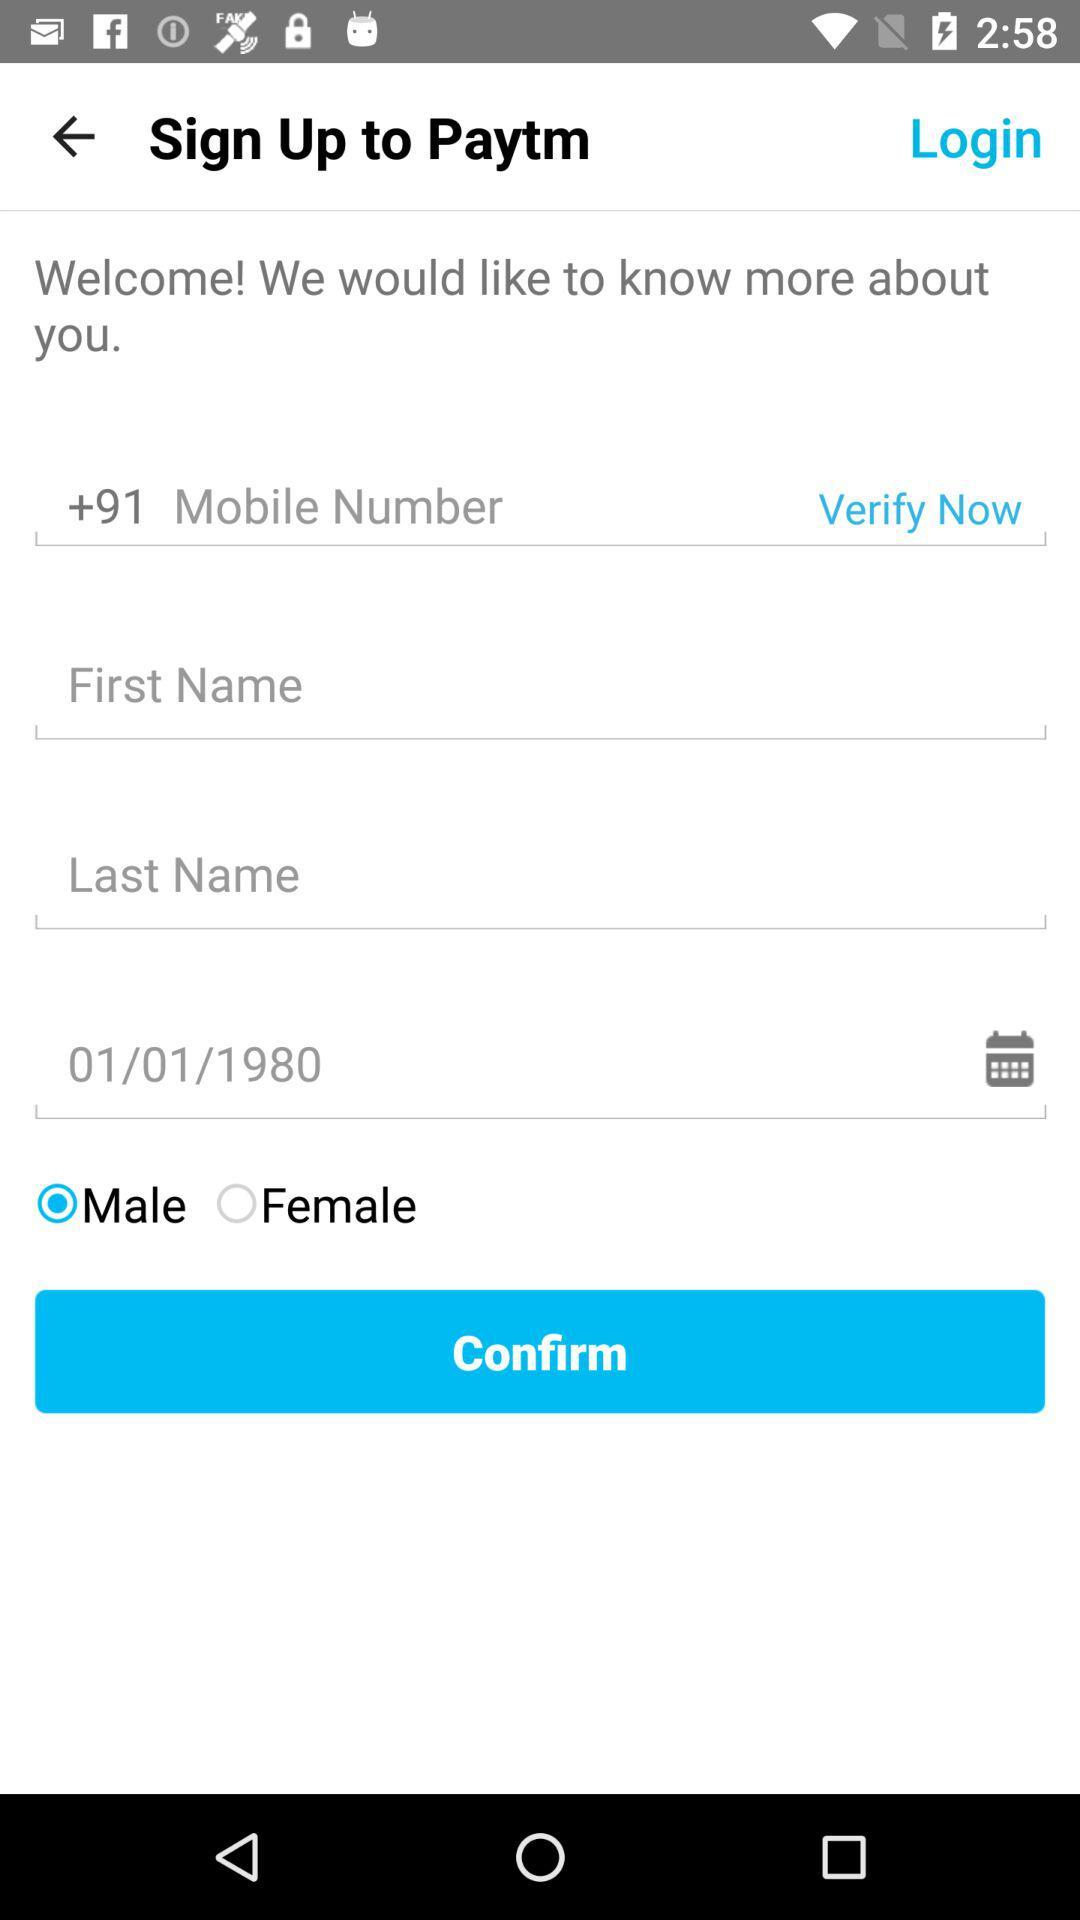  I want to click on sign up to item, so click(369, 135).